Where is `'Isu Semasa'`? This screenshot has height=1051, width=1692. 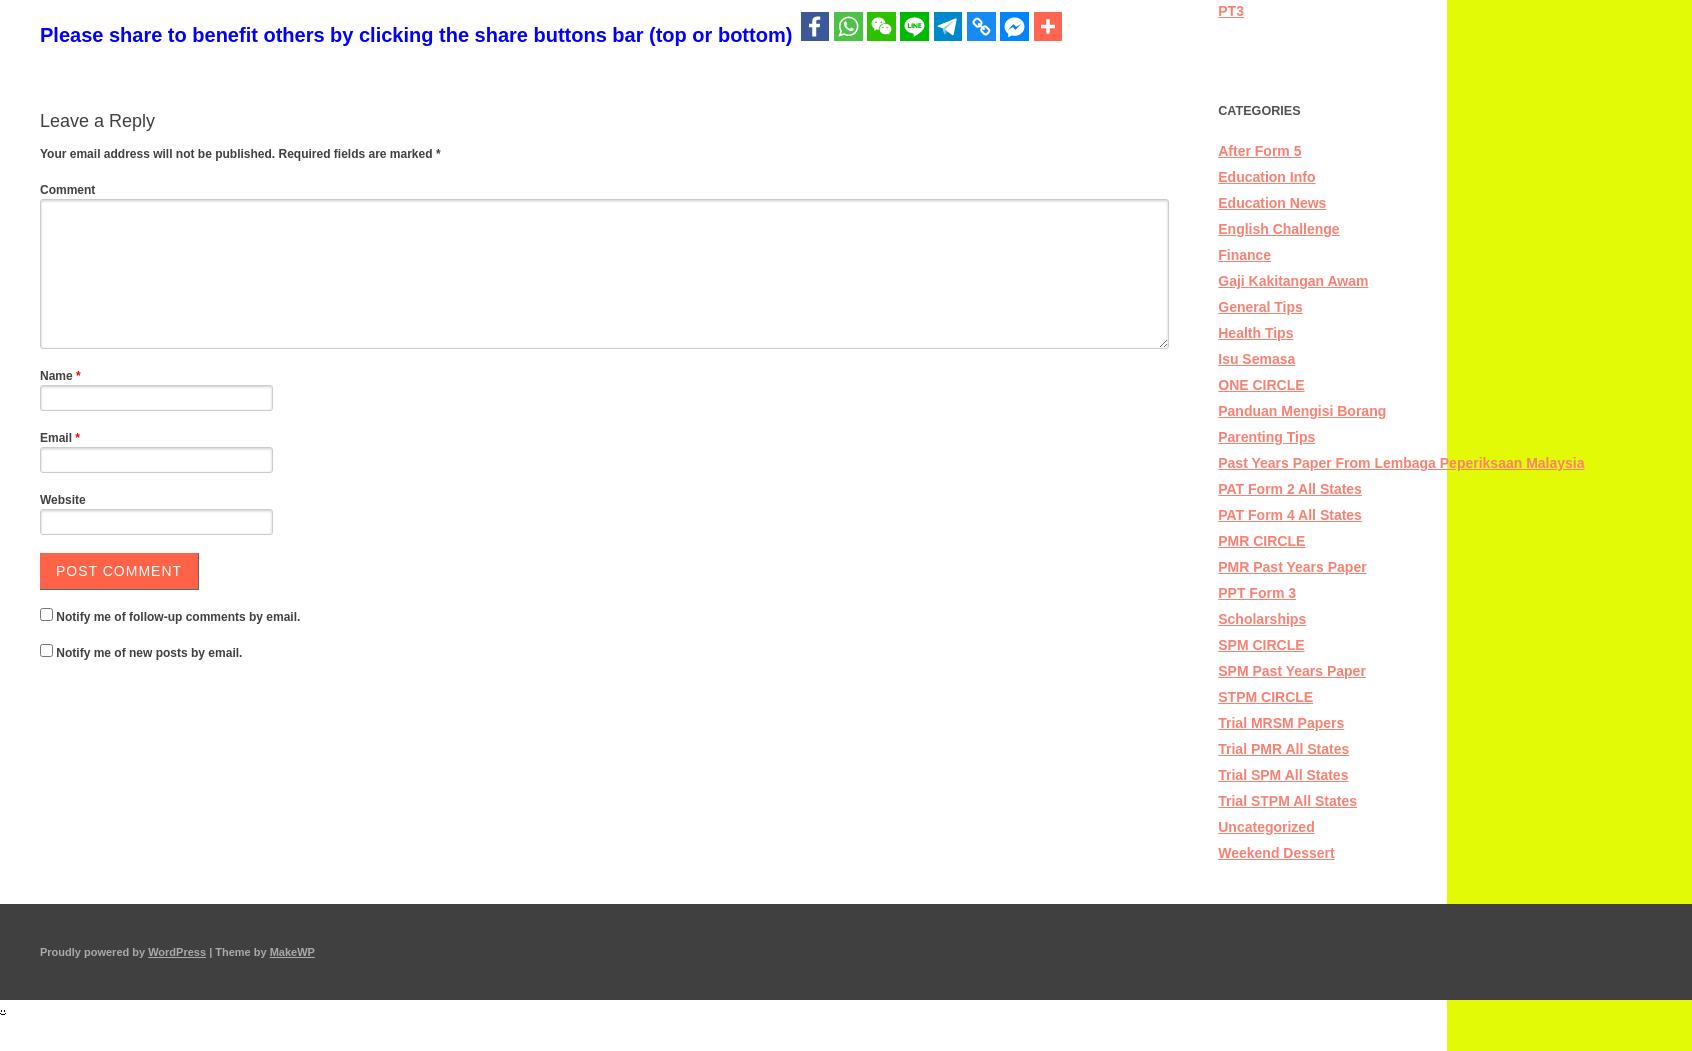
'Isu Semasa' is located at coordinates (1256, 357).